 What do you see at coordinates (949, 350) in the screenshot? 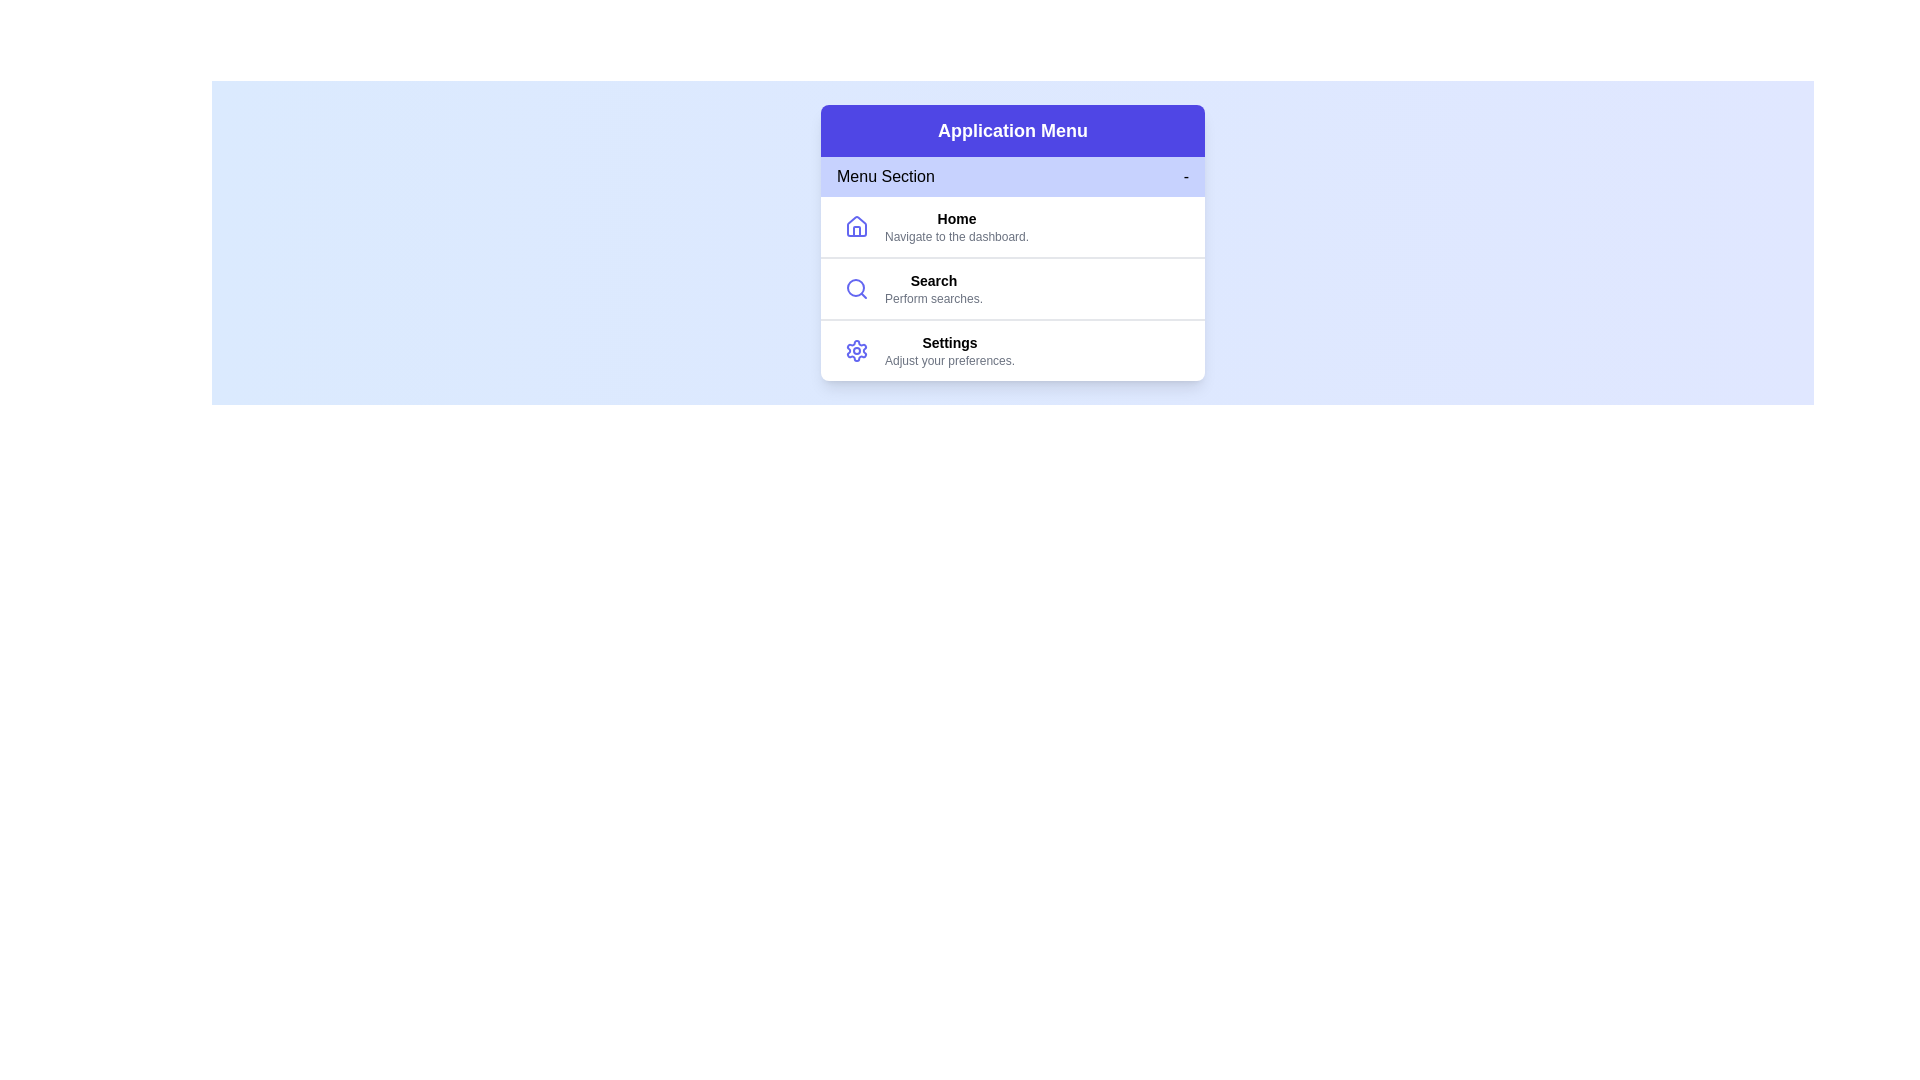
I see `the menu item Settings by clicking on it` at bounding box center [949, 350].